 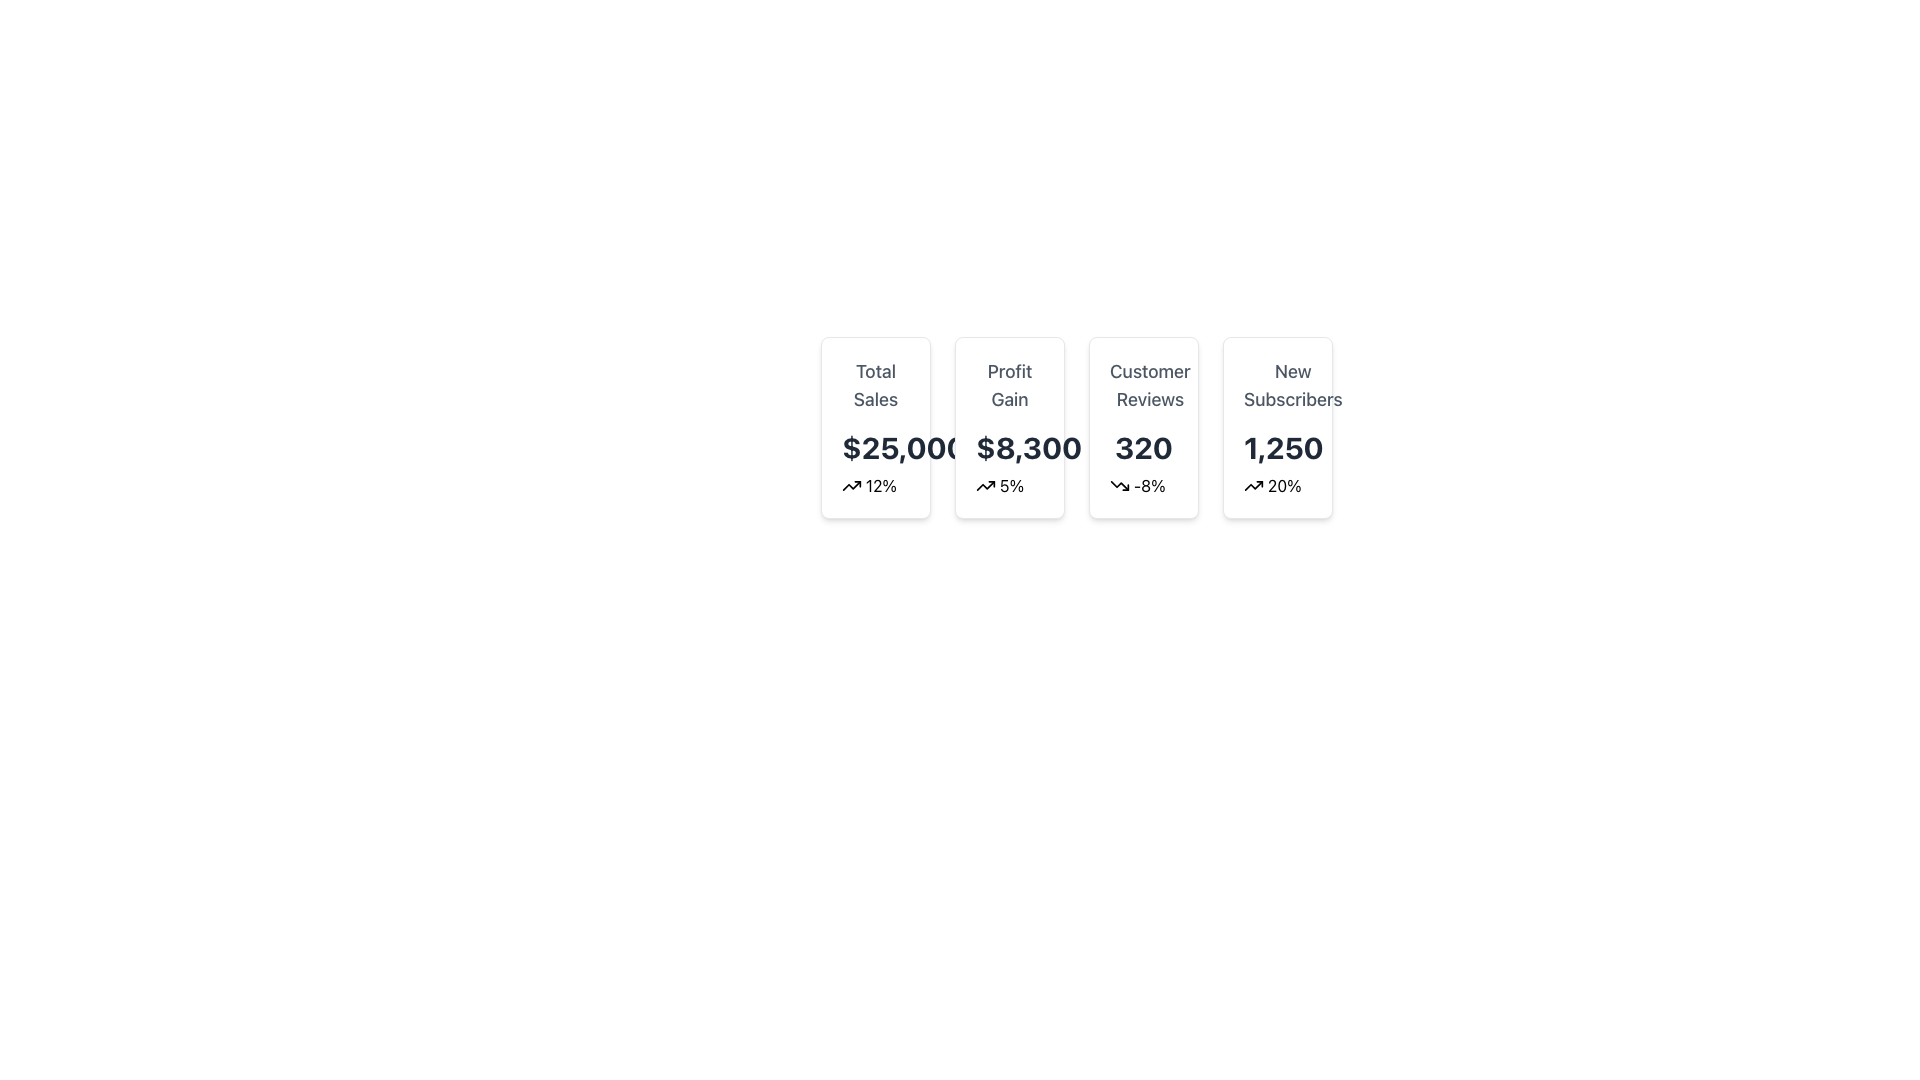 What do you see at coordinates (1276, 446) in the screenshot?
I see `the numeric text '1,250' displayed in bold font within the 'New Subscribers' card, located below the label 'New Subscribers' and above '20%'` at bounding box center [1276, 446].